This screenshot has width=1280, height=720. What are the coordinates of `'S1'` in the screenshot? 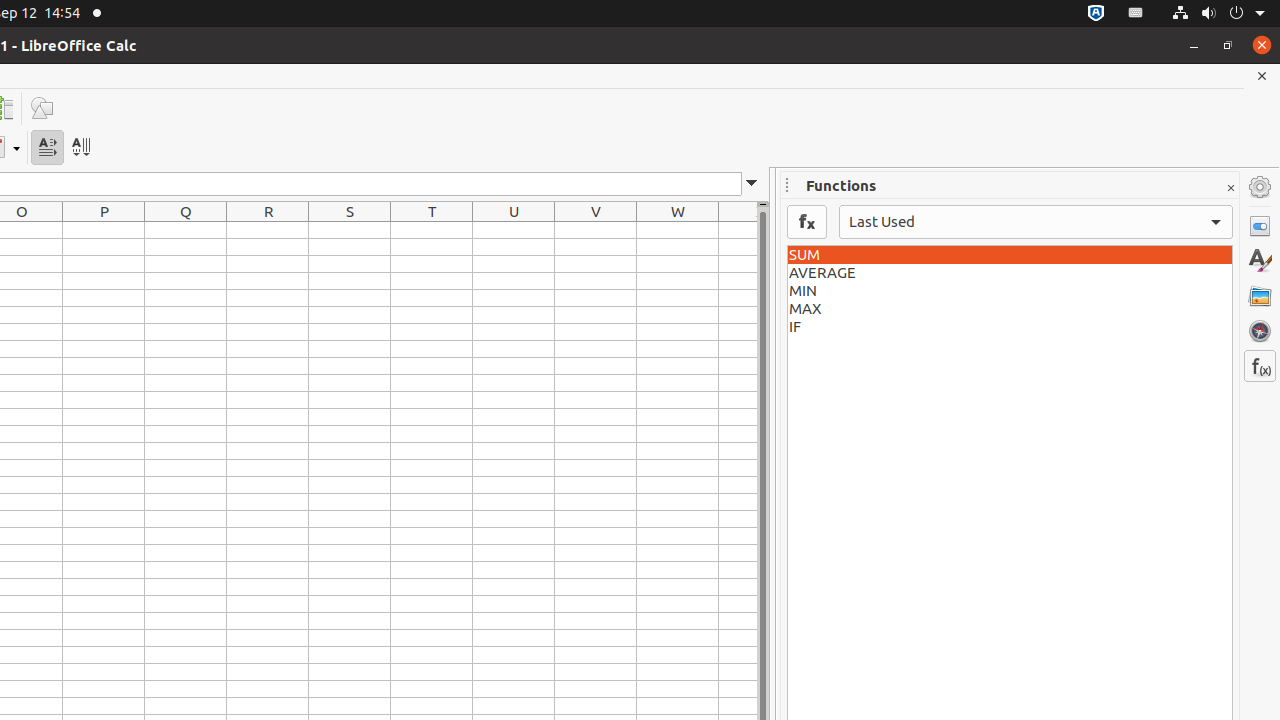 It's located at (349, 229).